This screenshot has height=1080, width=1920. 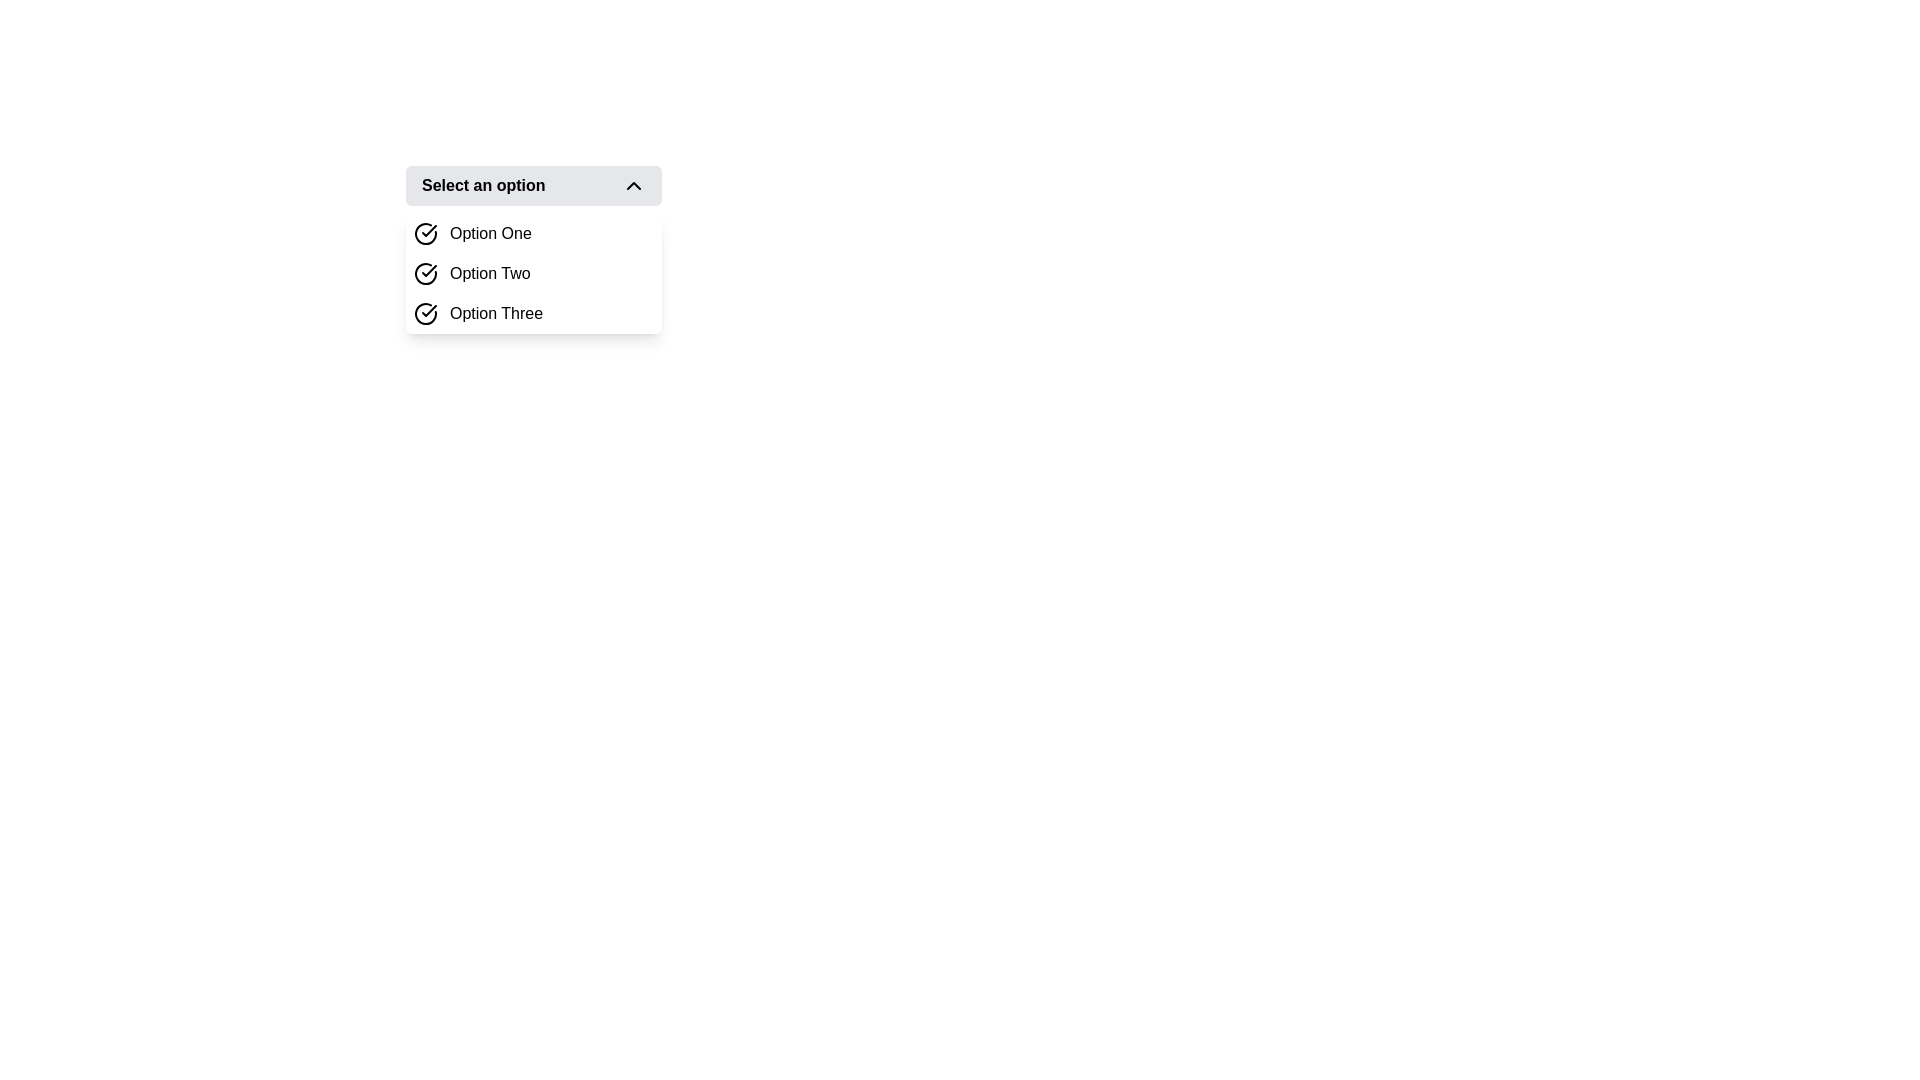 I want to click on the List Item labeled 'Option Two' using keyboard navigation, so click(x=533, y=273).